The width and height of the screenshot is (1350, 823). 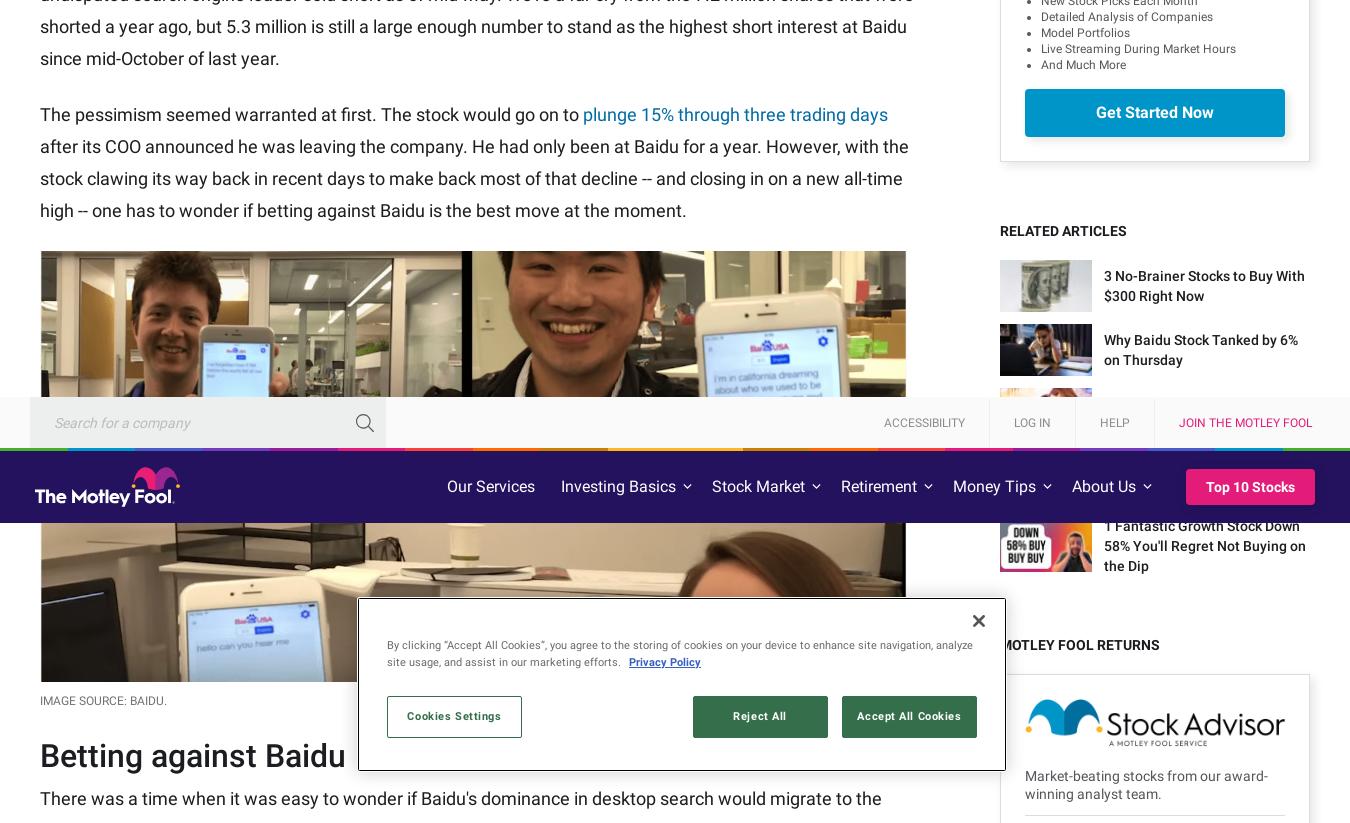 What do you see at coordinates (453, 99) in the screenshot?
I see `'Baidu's laser focus on search and AI is resulting in margin-expanding renaissance. Its operating profit and adjusted earnings more than doubled in'` at bounding box center [453, 99].